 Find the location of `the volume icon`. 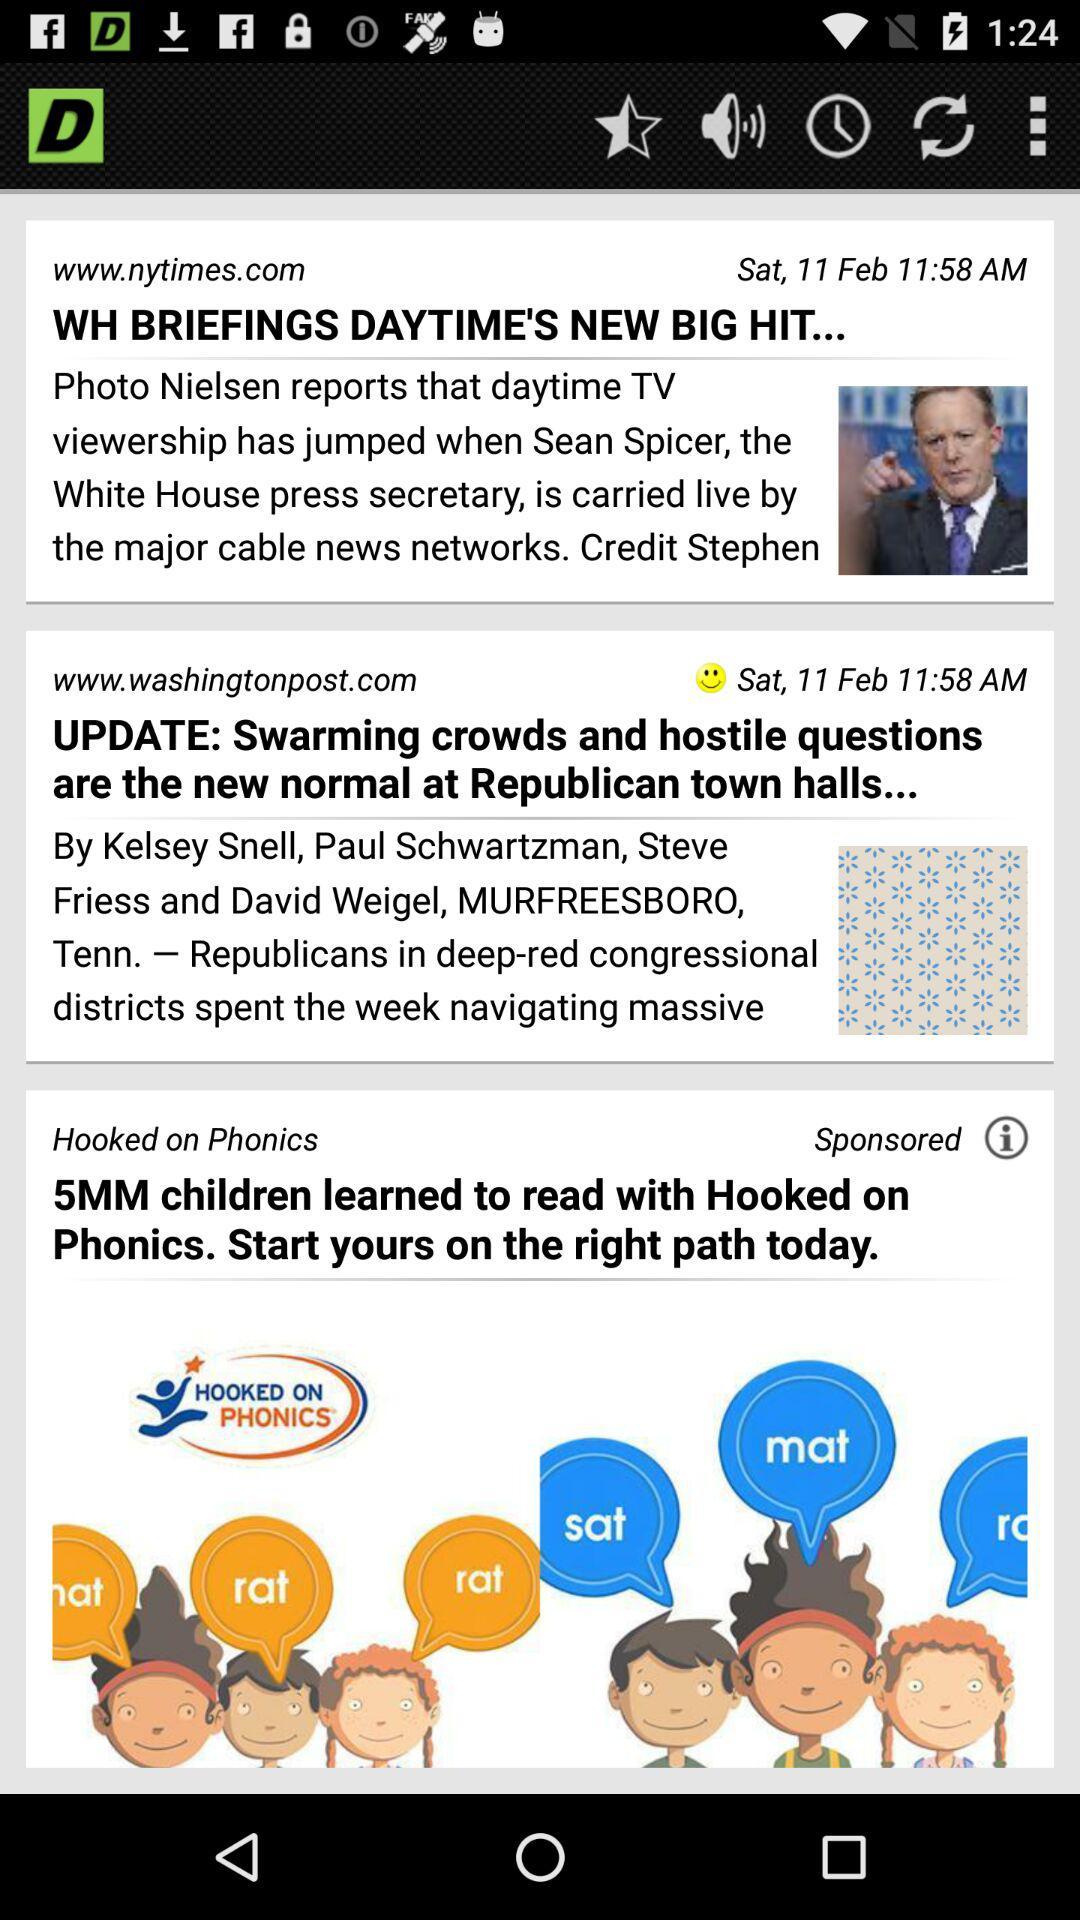

the volume icon is located at coordinates (733, 133).